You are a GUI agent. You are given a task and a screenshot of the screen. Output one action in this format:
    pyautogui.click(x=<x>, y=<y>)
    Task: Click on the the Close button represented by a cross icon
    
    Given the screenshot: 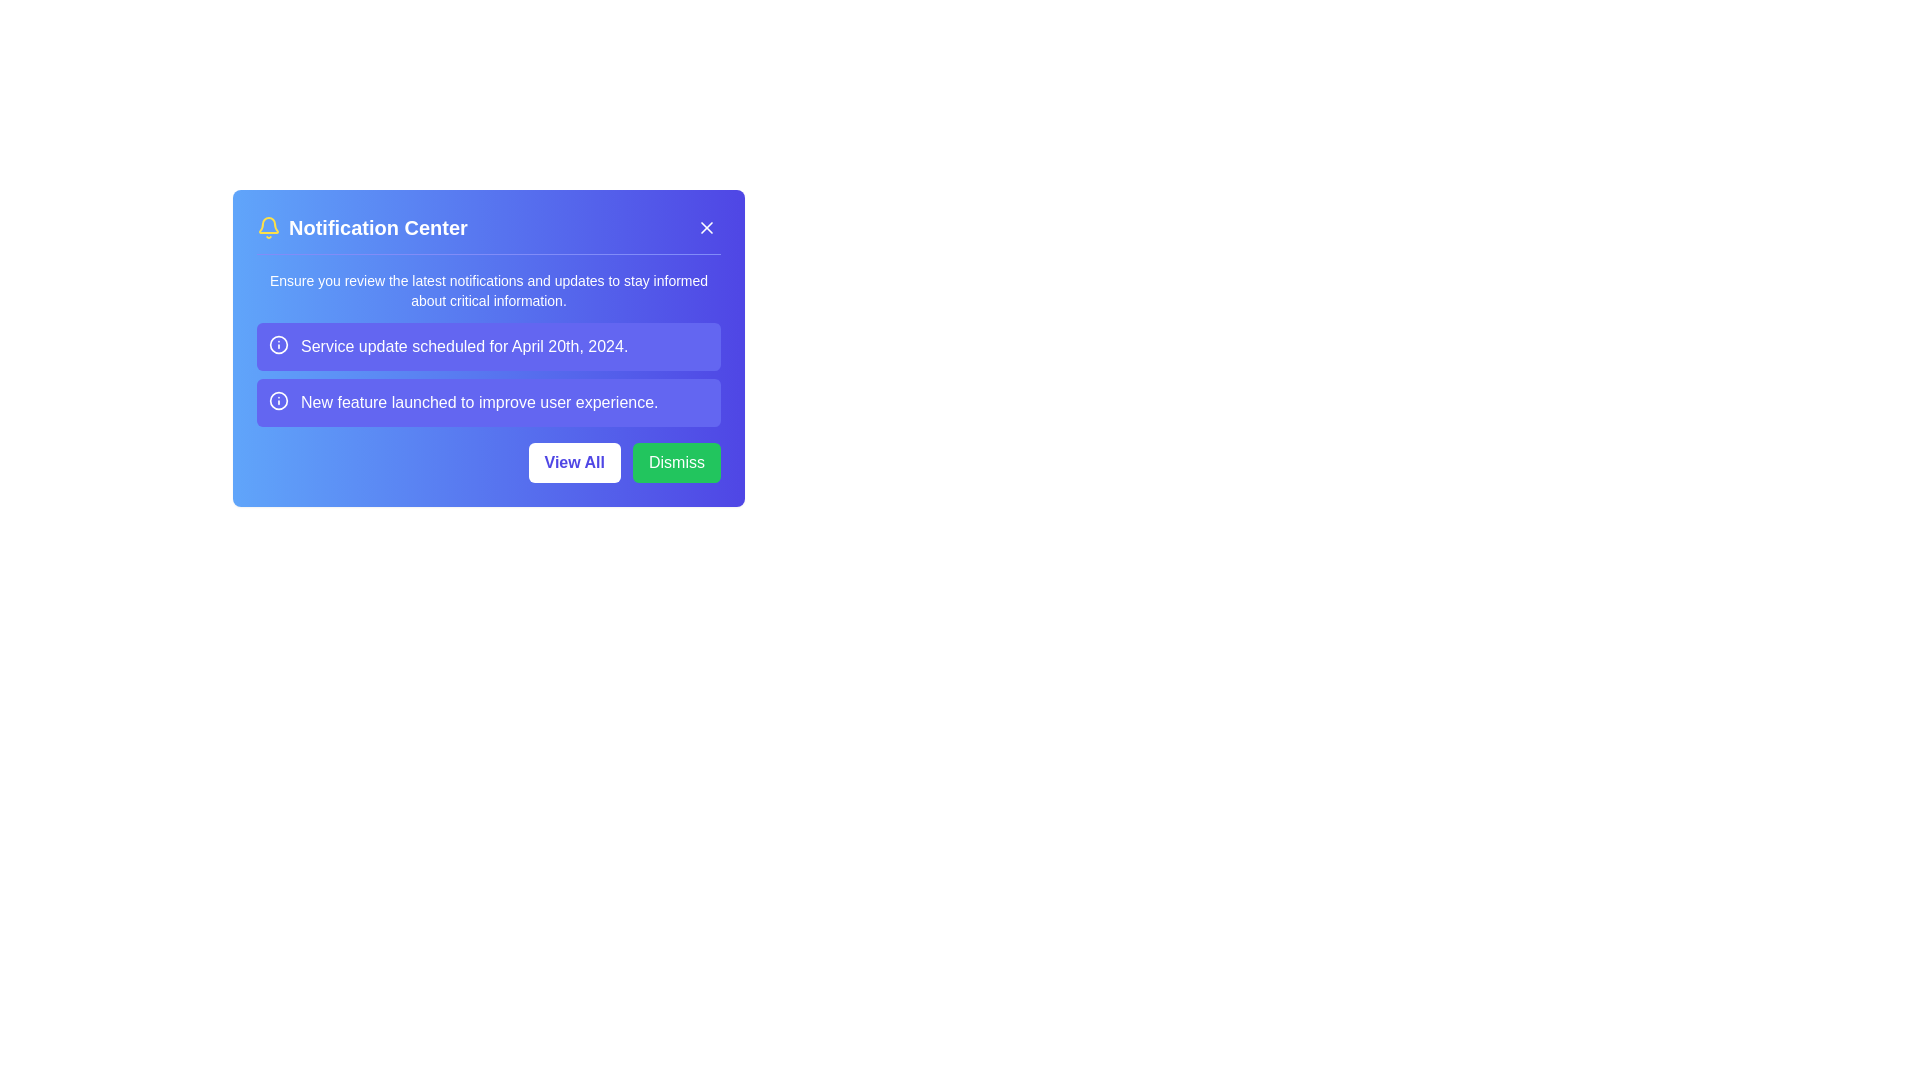 What is the action you would take?
    pyautogui.click(x=706, y=226)
    